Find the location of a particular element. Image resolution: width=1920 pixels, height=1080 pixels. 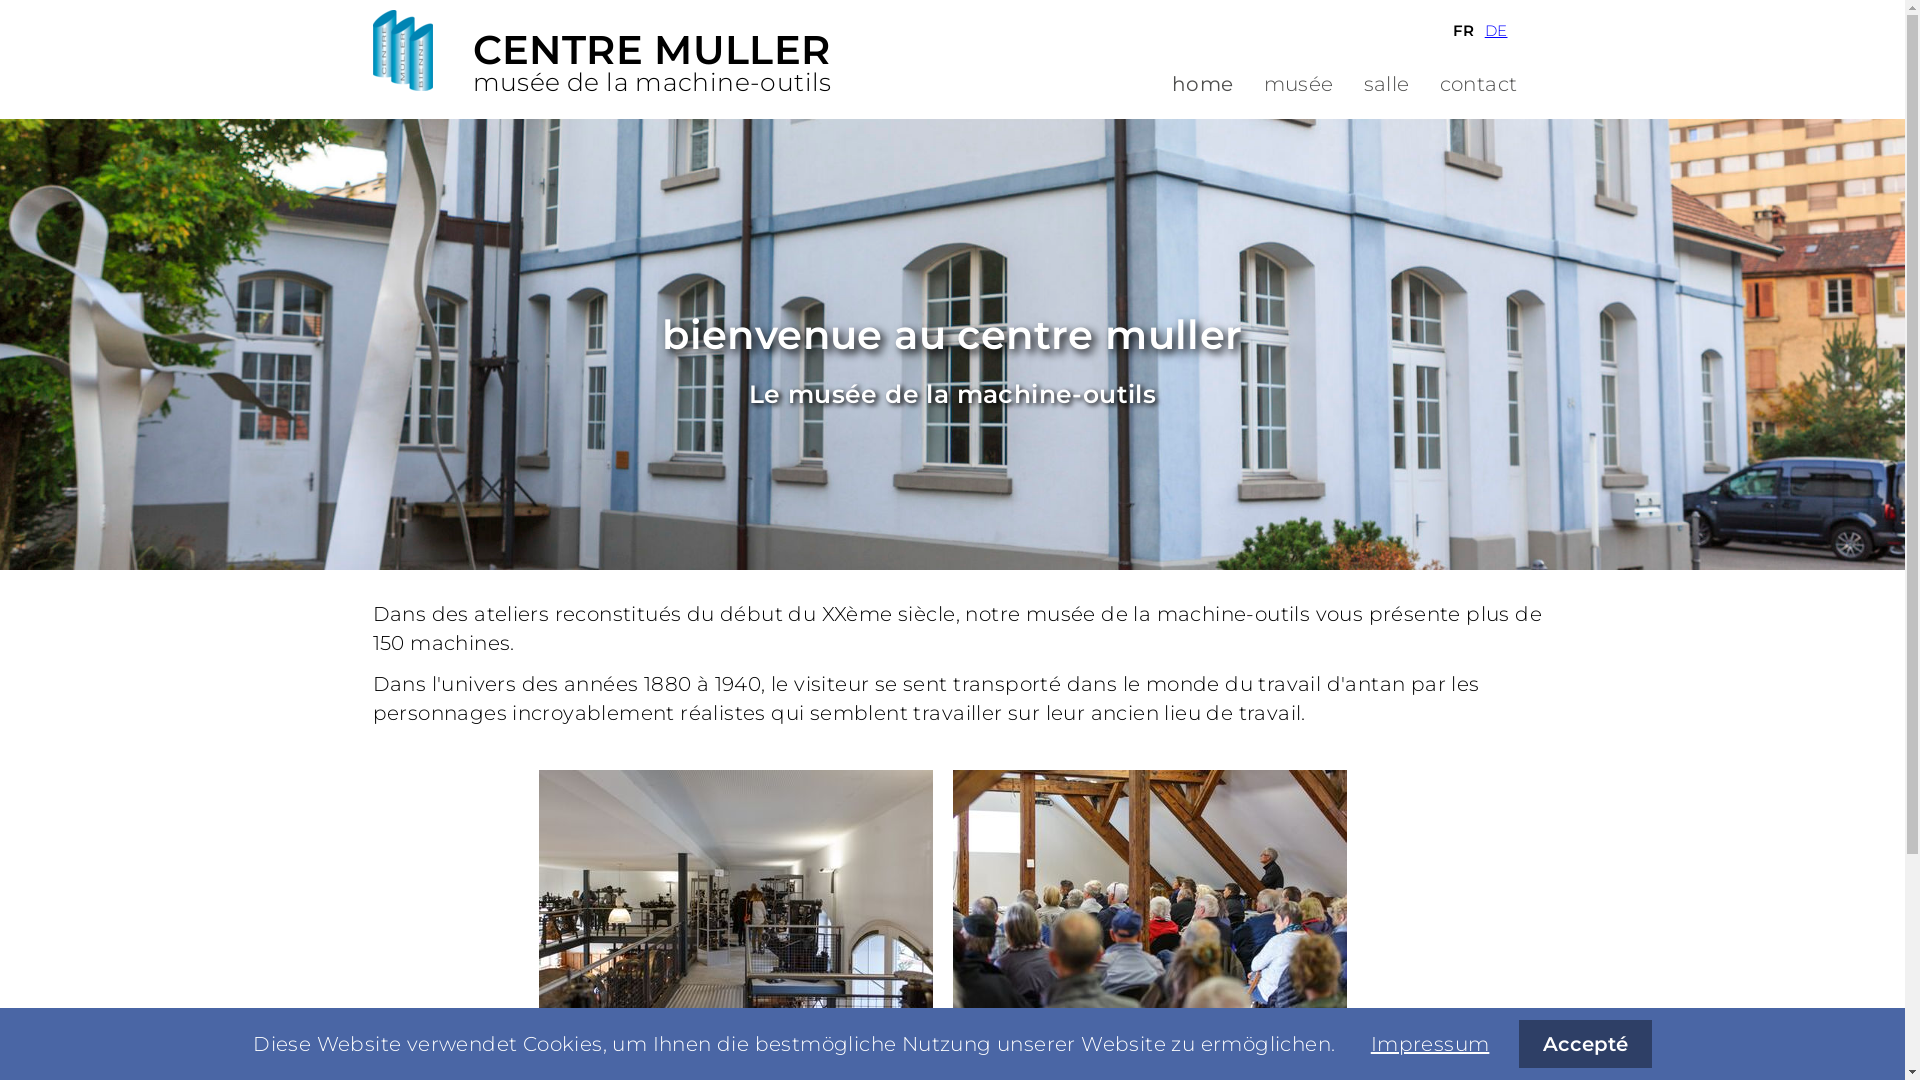

'contact' is located at coordinates (1503, 1055).